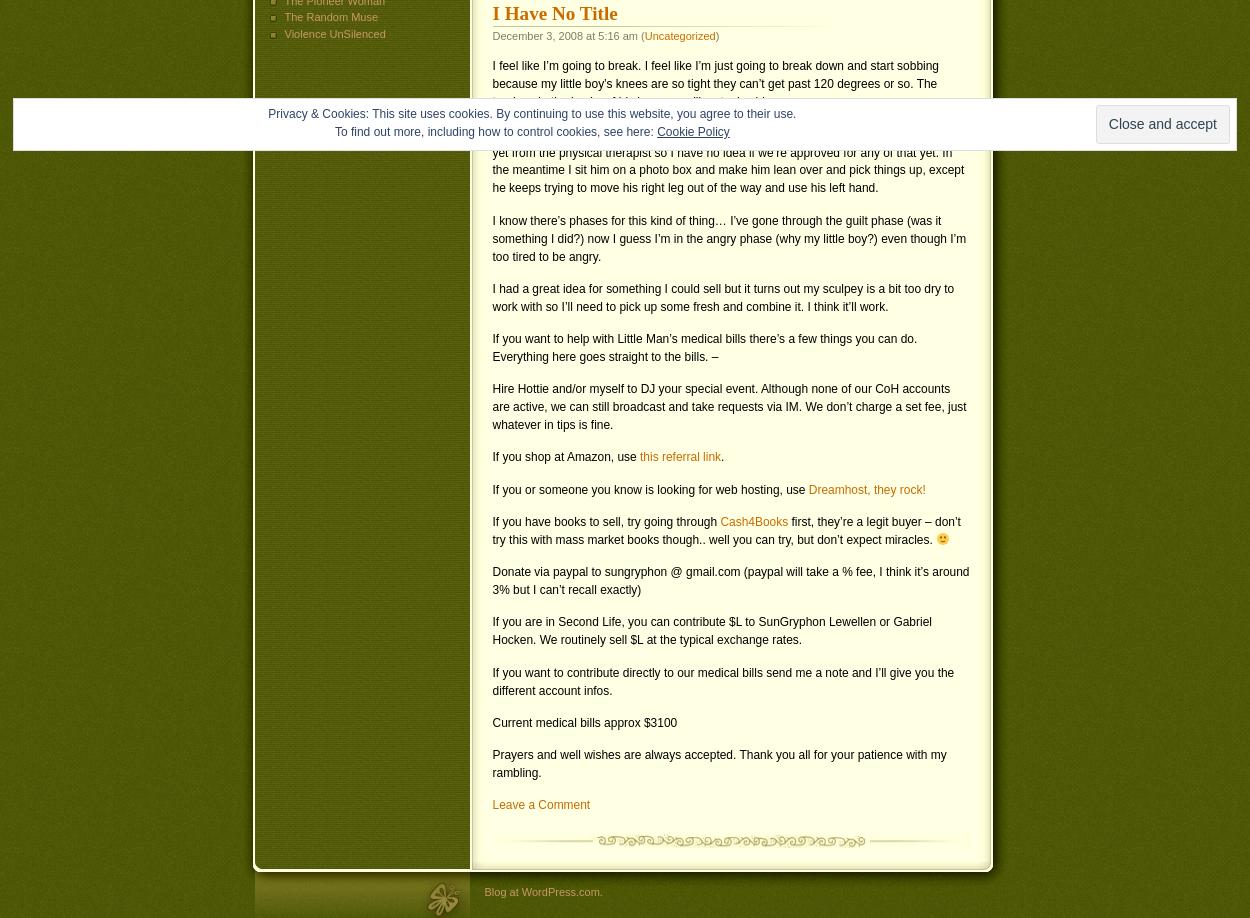 The width and height of the screenshot is (1250, 918). What do you see at coordinates (721, 455) in the screenshot?
I see `'.'` at bounding box center [721, 455].